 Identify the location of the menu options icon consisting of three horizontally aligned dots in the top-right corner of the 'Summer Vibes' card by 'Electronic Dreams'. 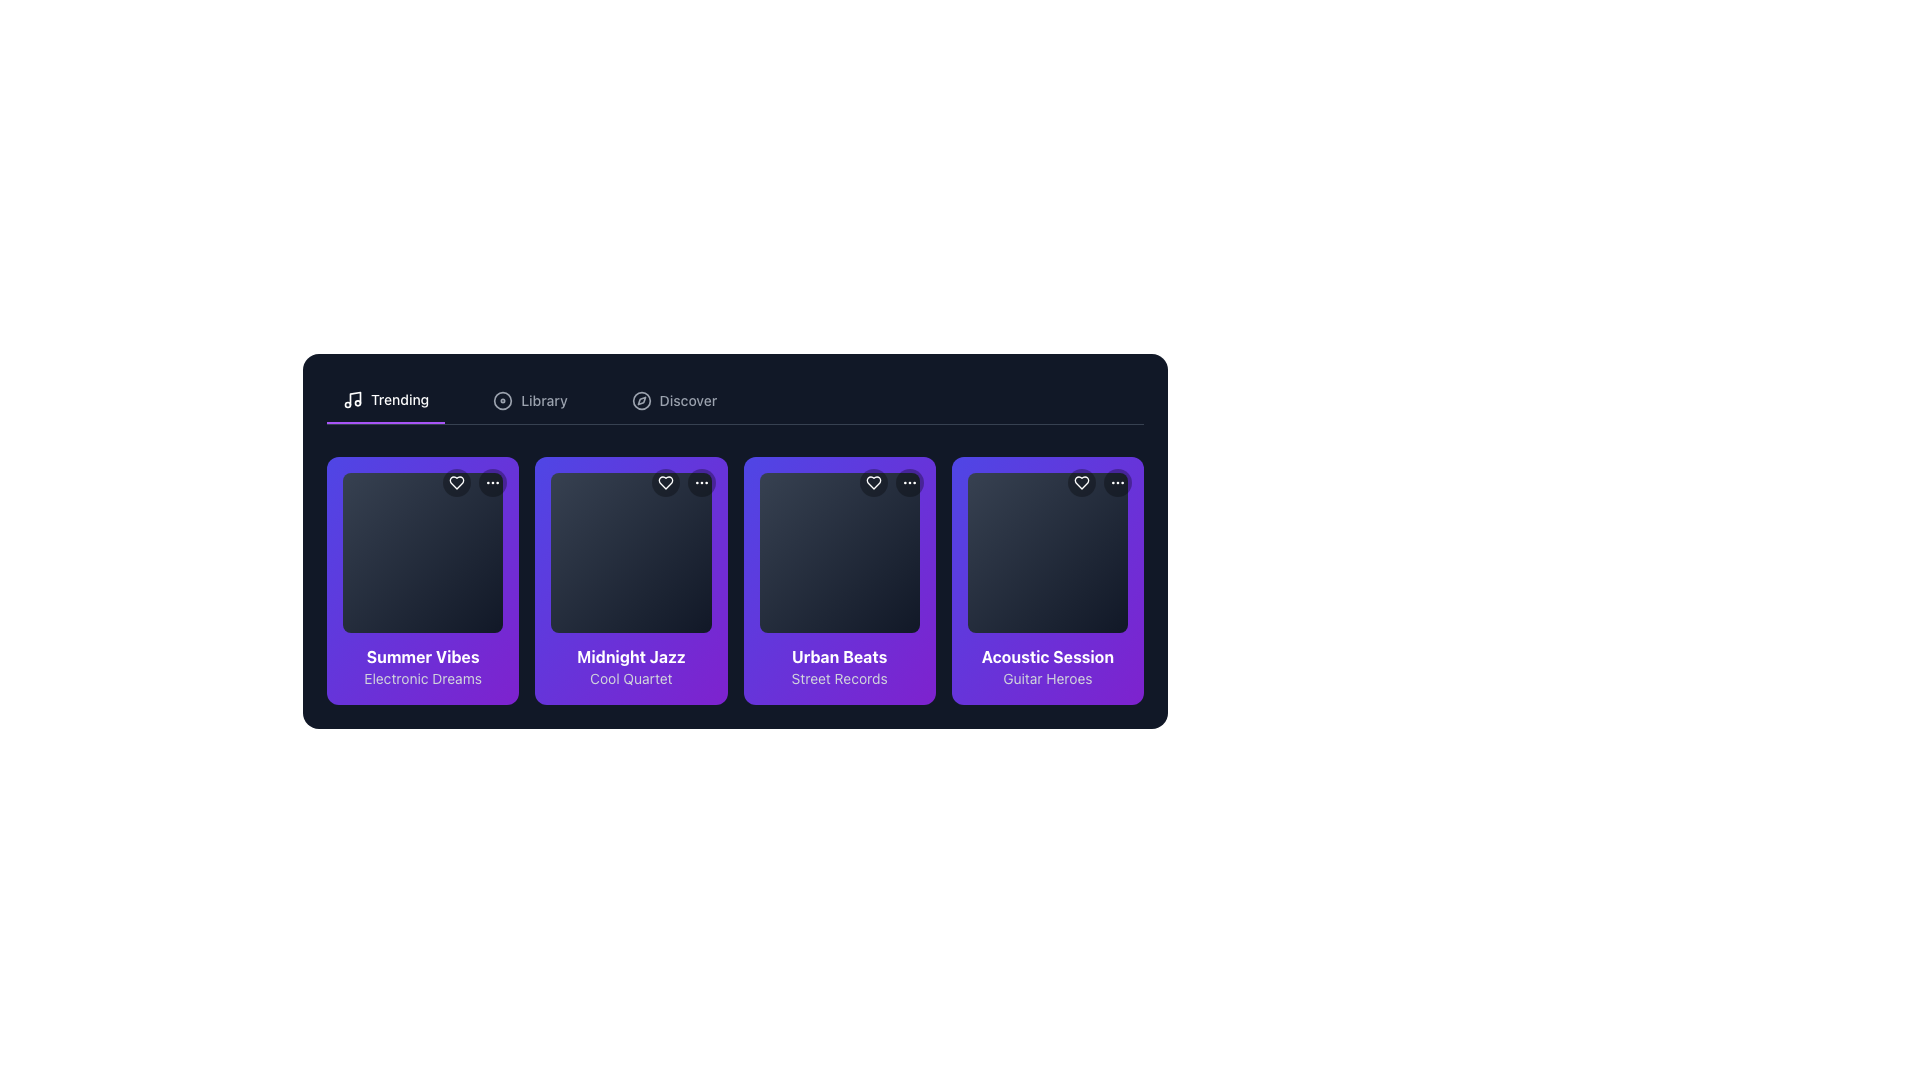
(493, 482).